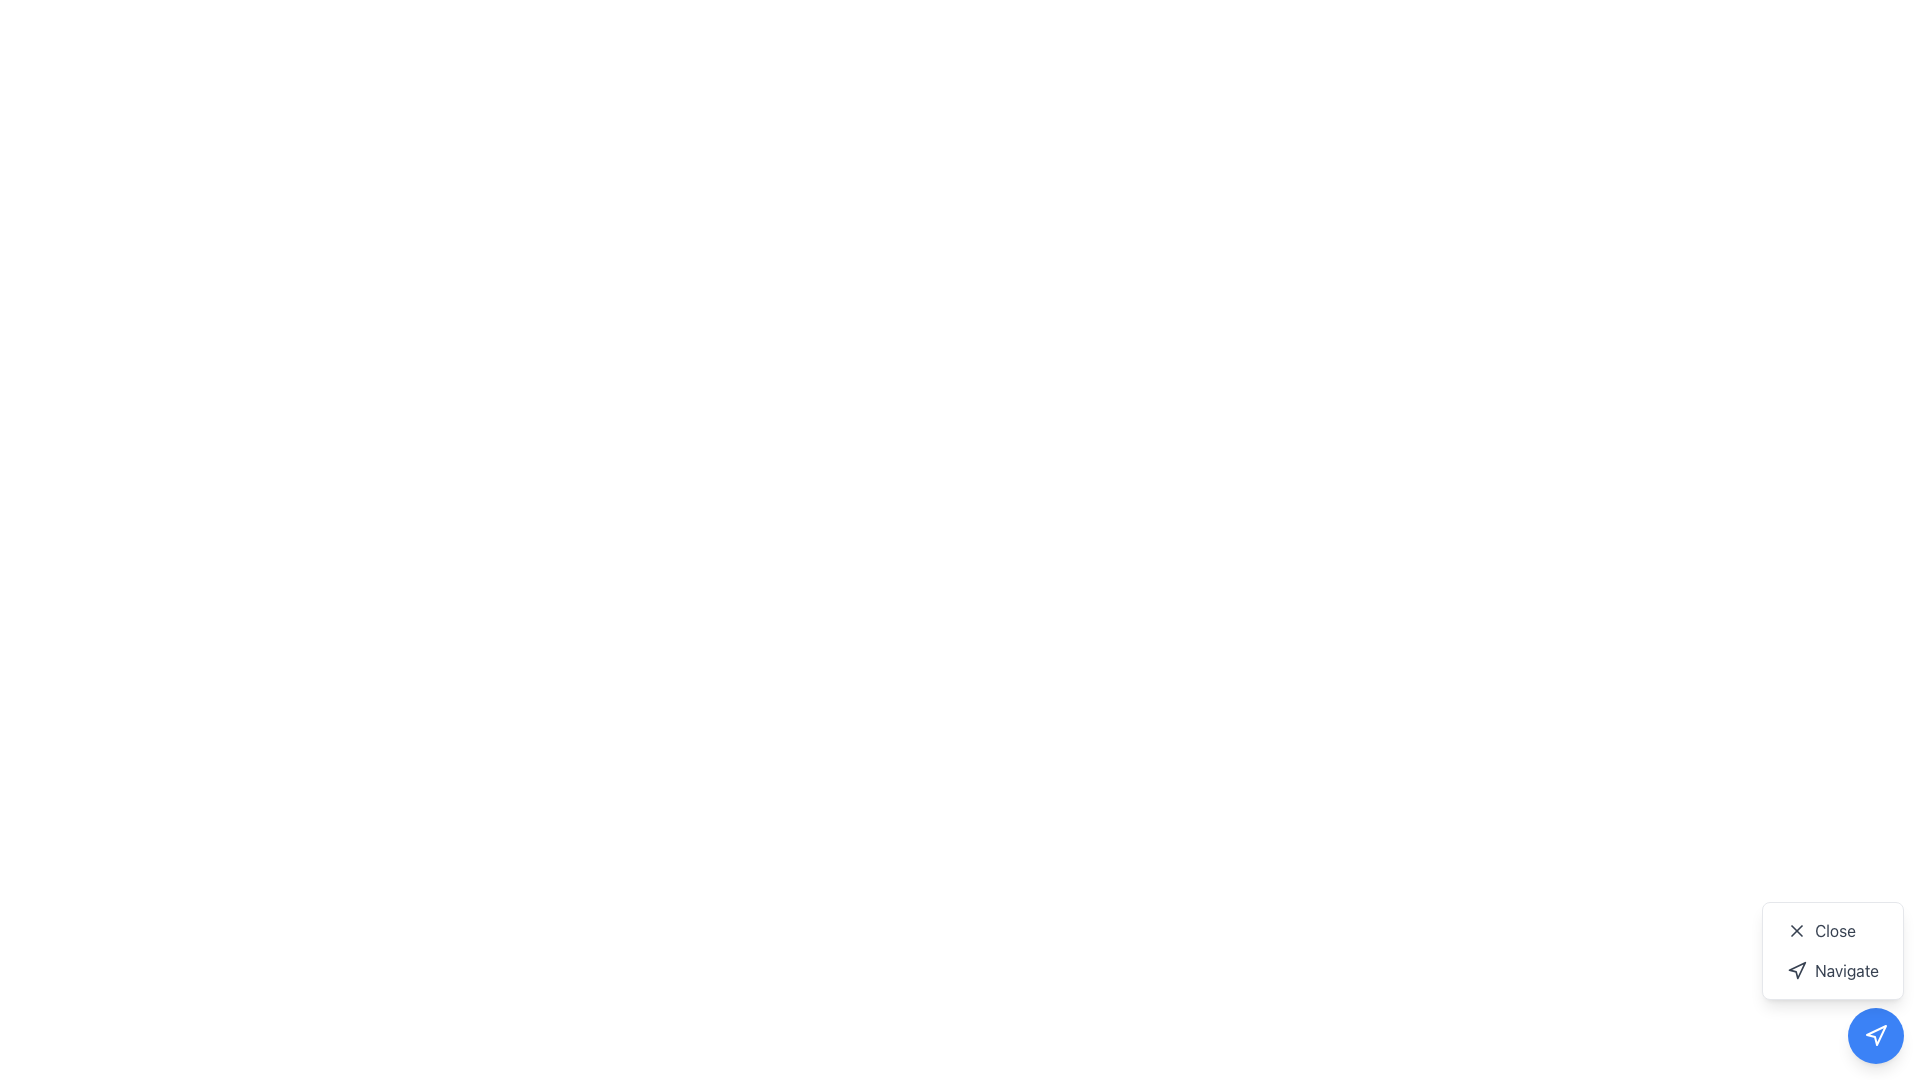 This screenshot has width=1920, height=1080. What do you see at coordinates (1833, 950) in the screenshot?
I see `the 'Navigate' row in the bottom-right menu pop-up` at bounding box center [1833, 950].